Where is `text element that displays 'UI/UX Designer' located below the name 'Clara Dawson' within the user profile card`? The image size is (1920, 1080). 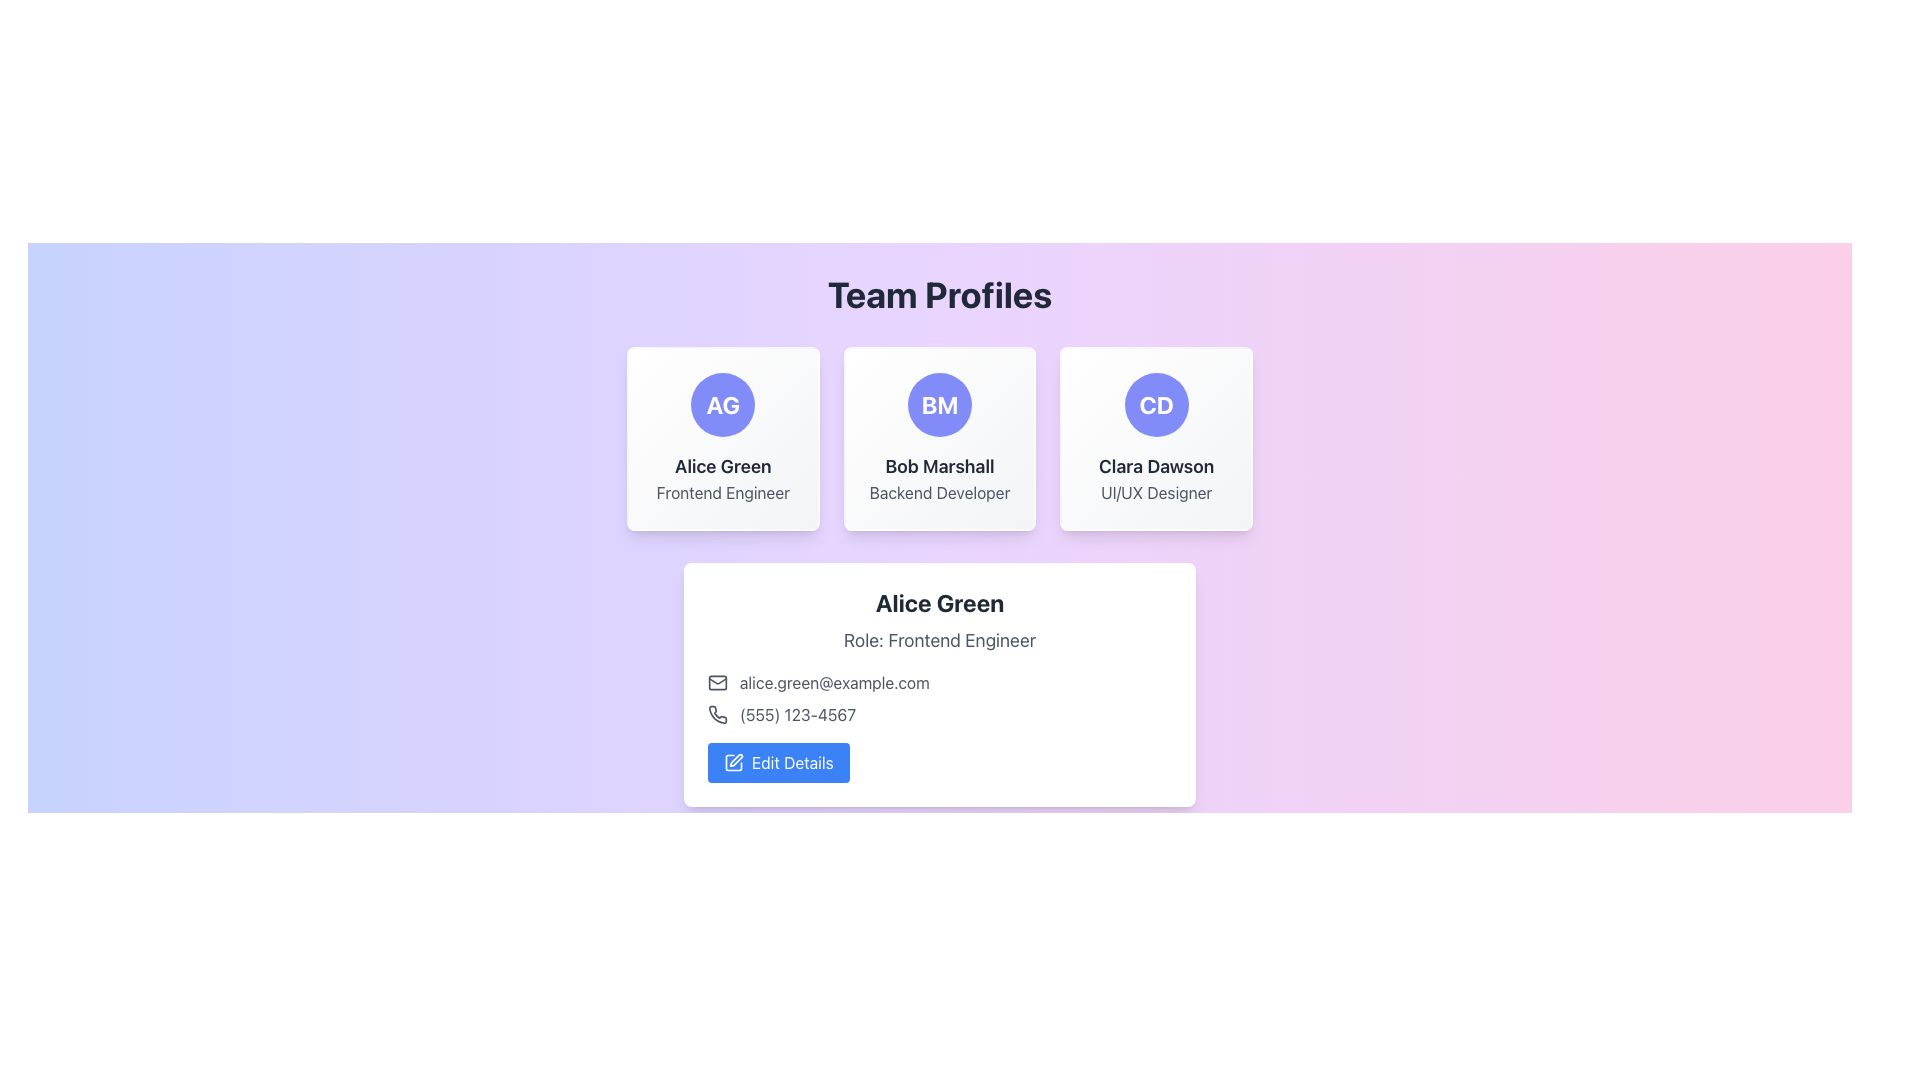 text element that displays 'UI/UX Designer' located below the name 'Clara Dawson' within the user profile card is located at coordinates (1156, 493).